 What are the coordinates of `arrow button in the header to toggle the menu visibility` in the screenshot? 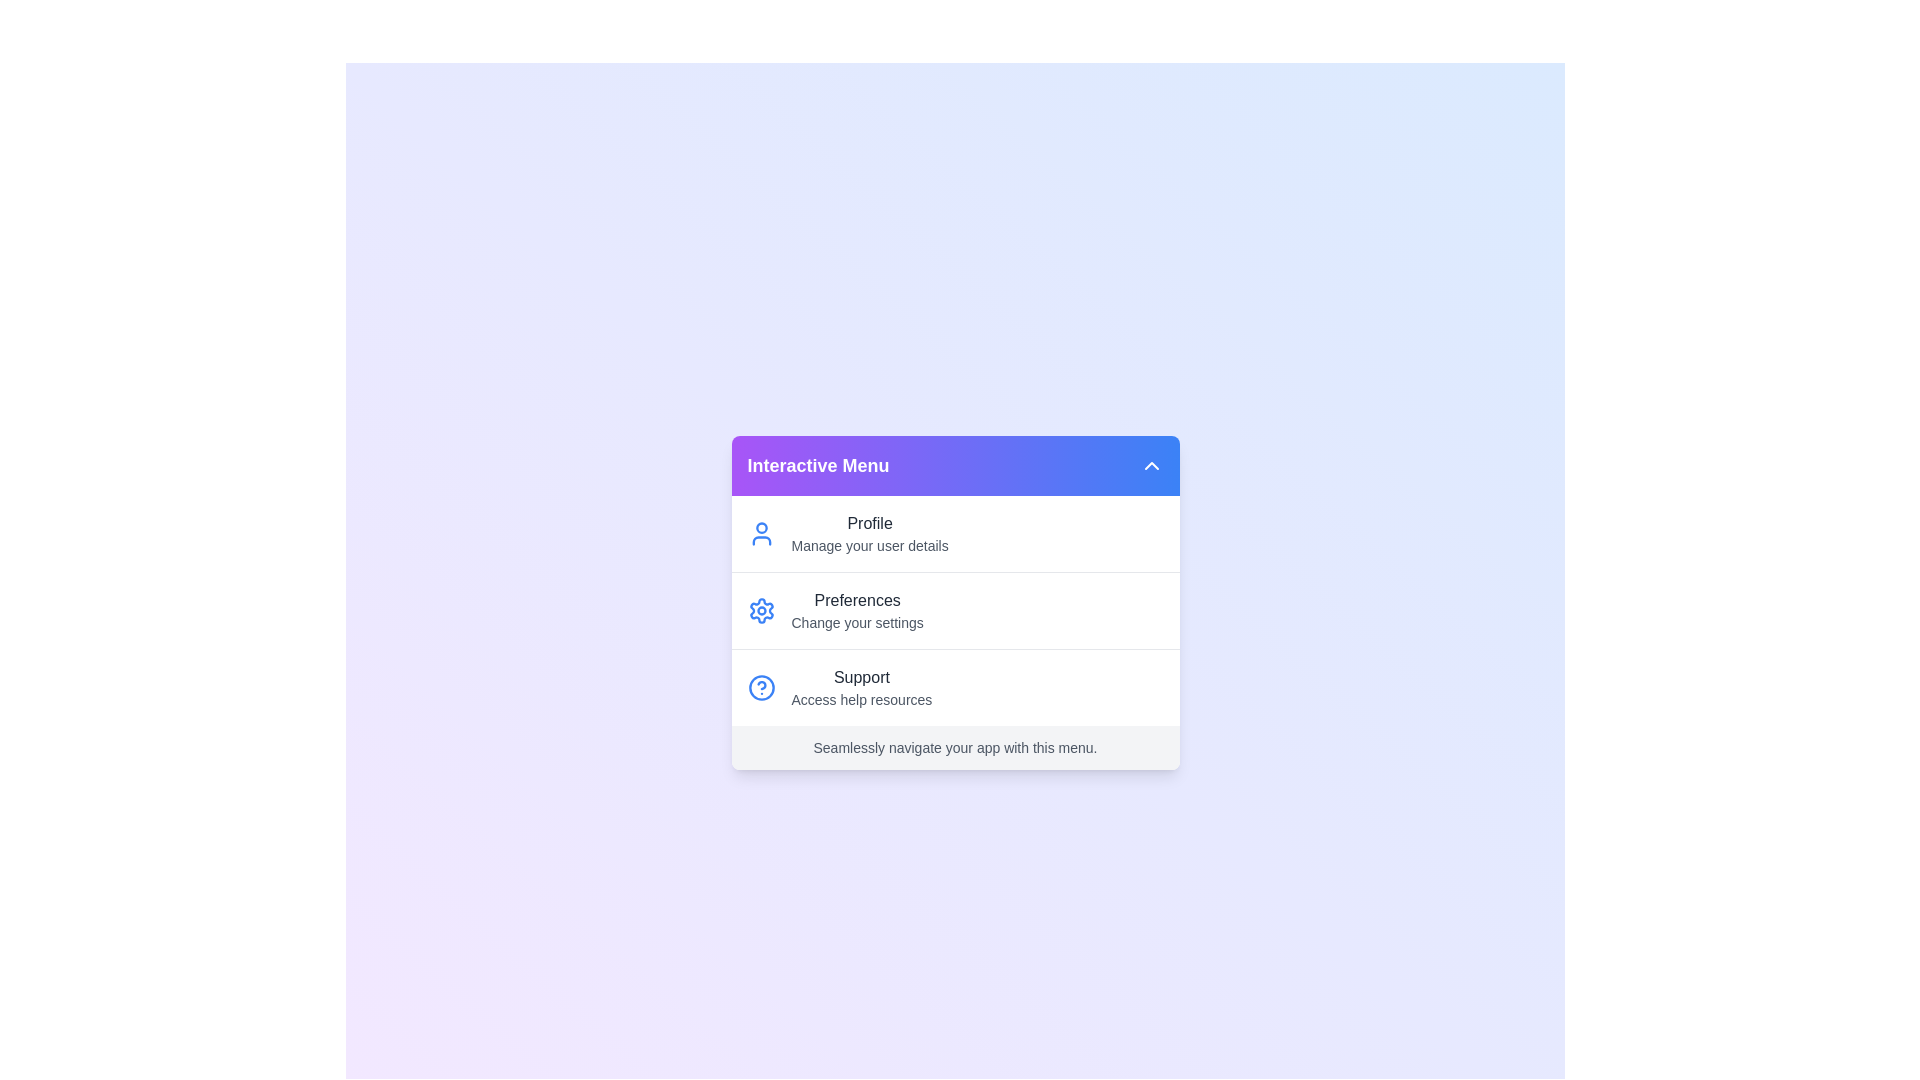 It's located at (1151, 466).